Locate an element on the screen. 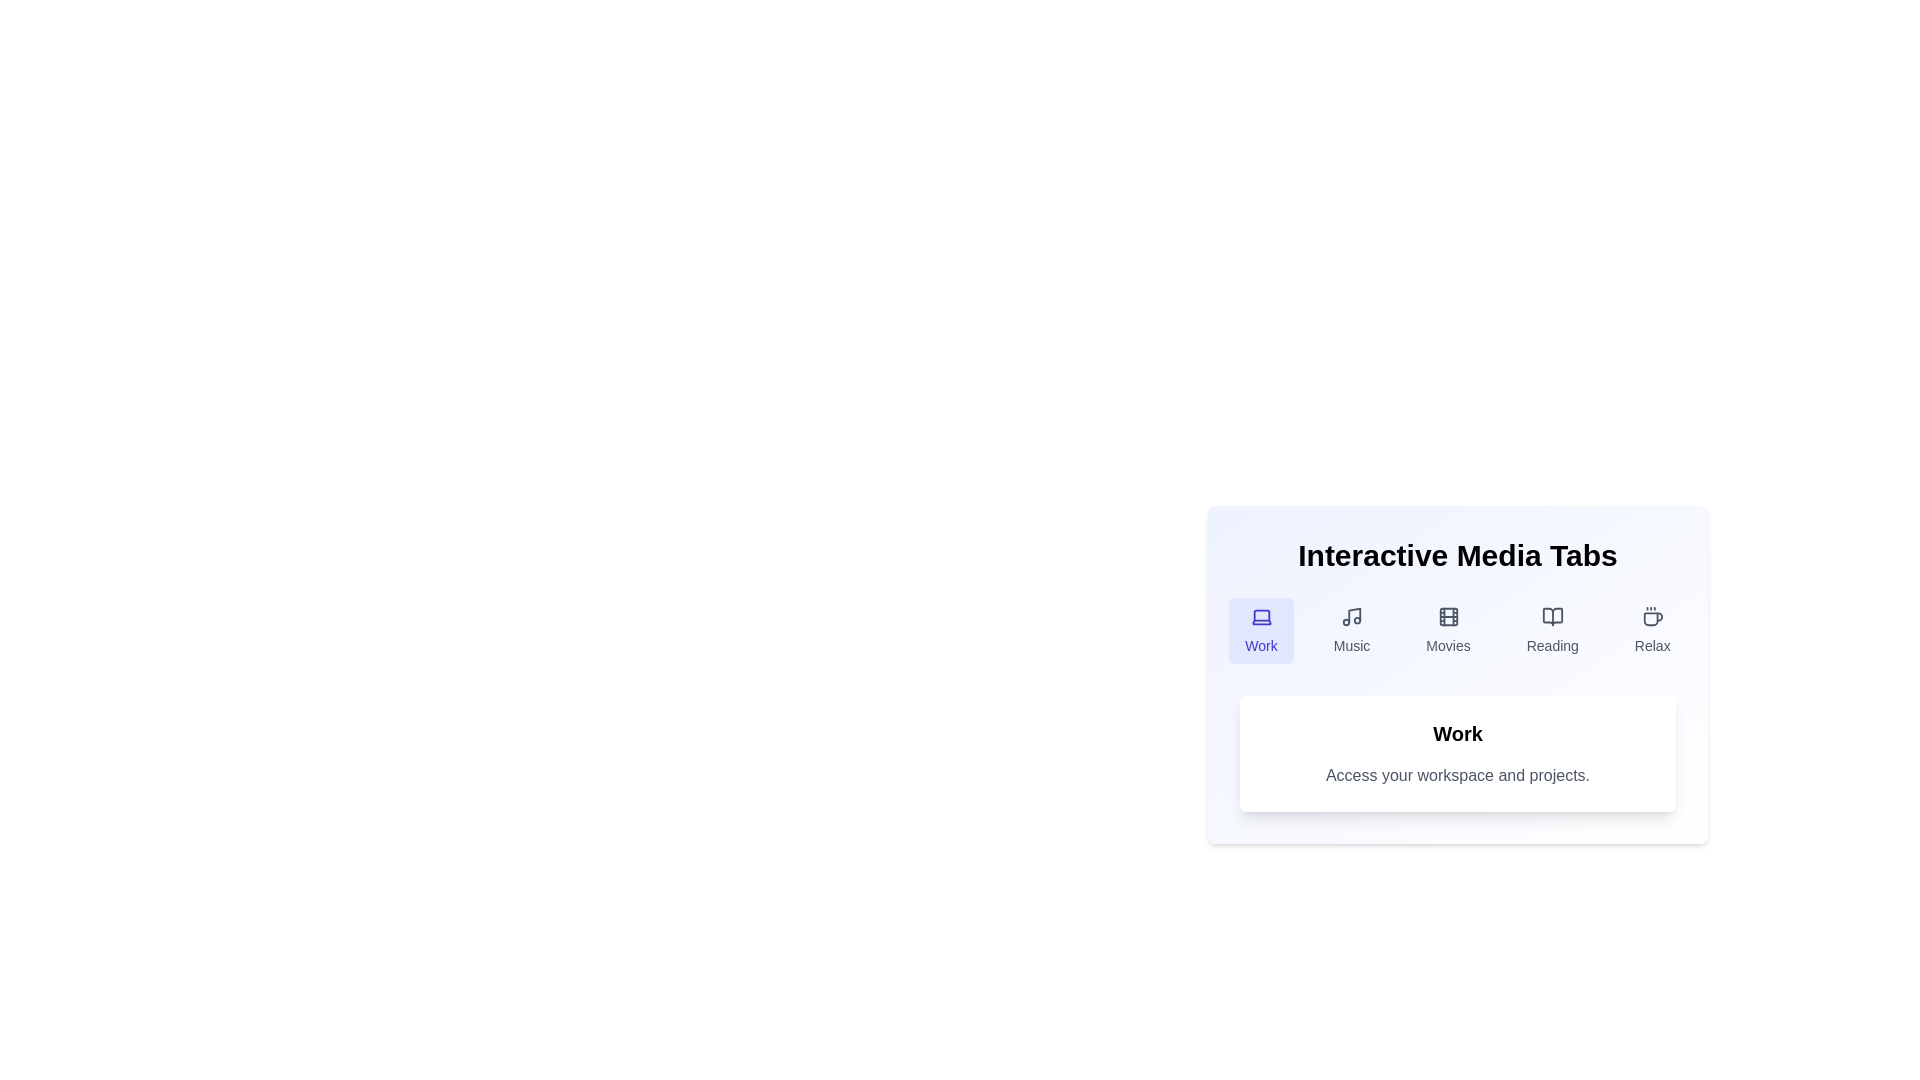  the tab labeled Reading by clicking on it is located at coordinates (1551, 631).